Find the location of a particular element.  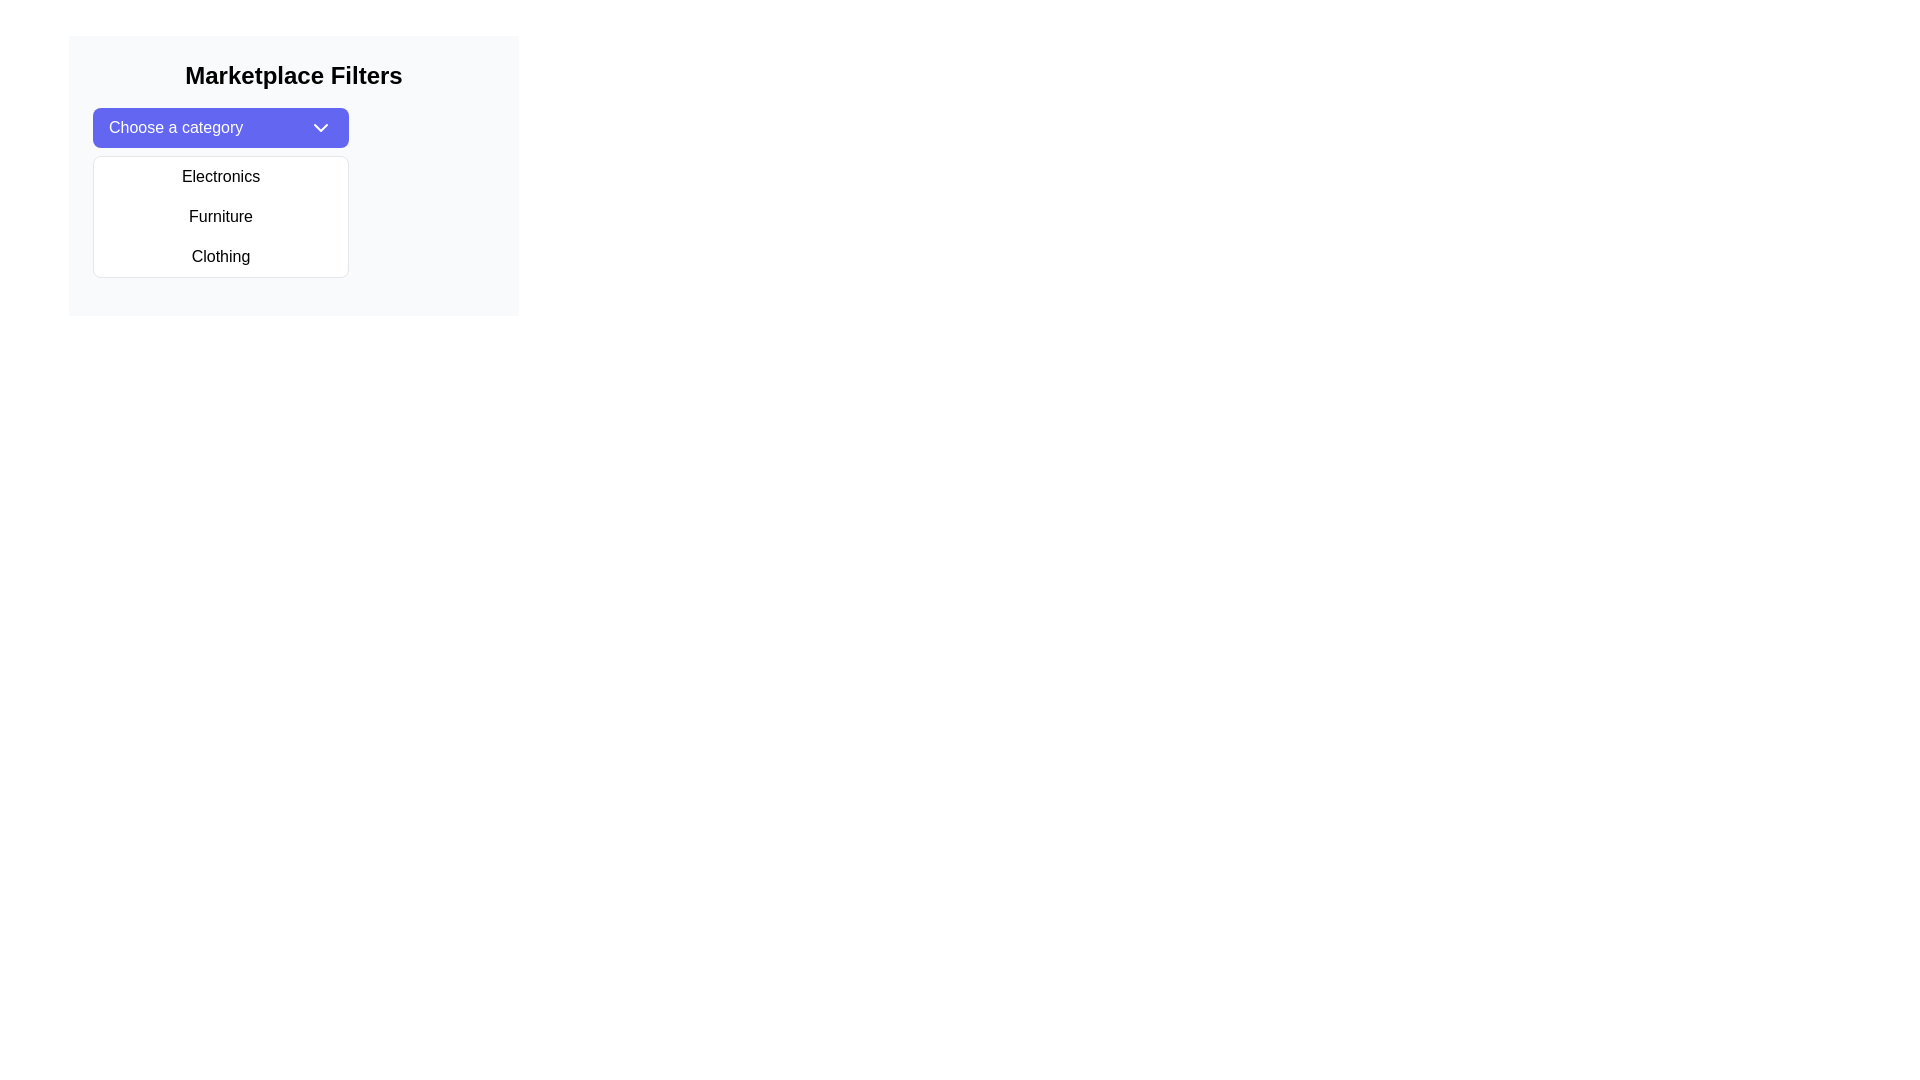

options from the dropdown menu located below the 'Choose a category' button, which contains the items 'Electronics', 'Furniture', and 'Clothing' is located at coordinates (220, 216).